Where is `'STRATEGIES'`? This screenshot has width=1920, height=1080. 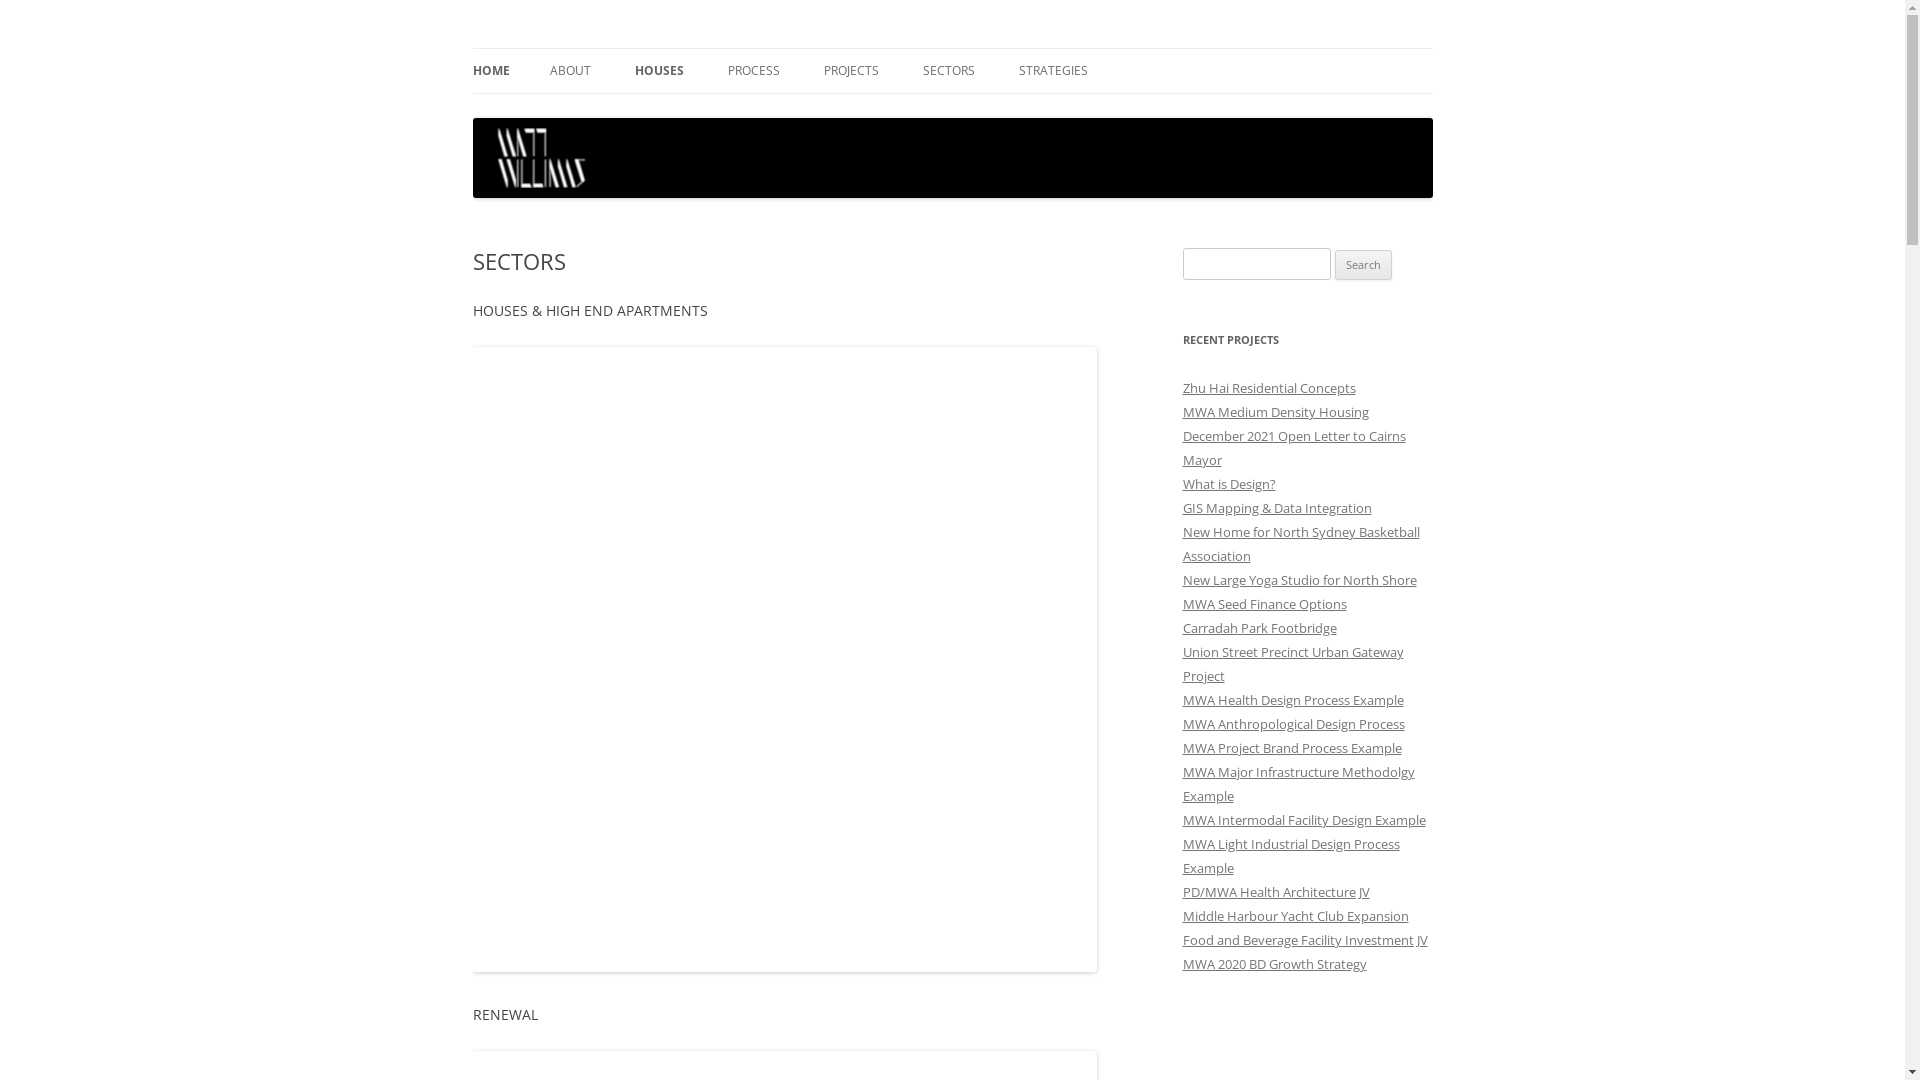 'STRATEGIES' is located at coordinates (1051, 69).